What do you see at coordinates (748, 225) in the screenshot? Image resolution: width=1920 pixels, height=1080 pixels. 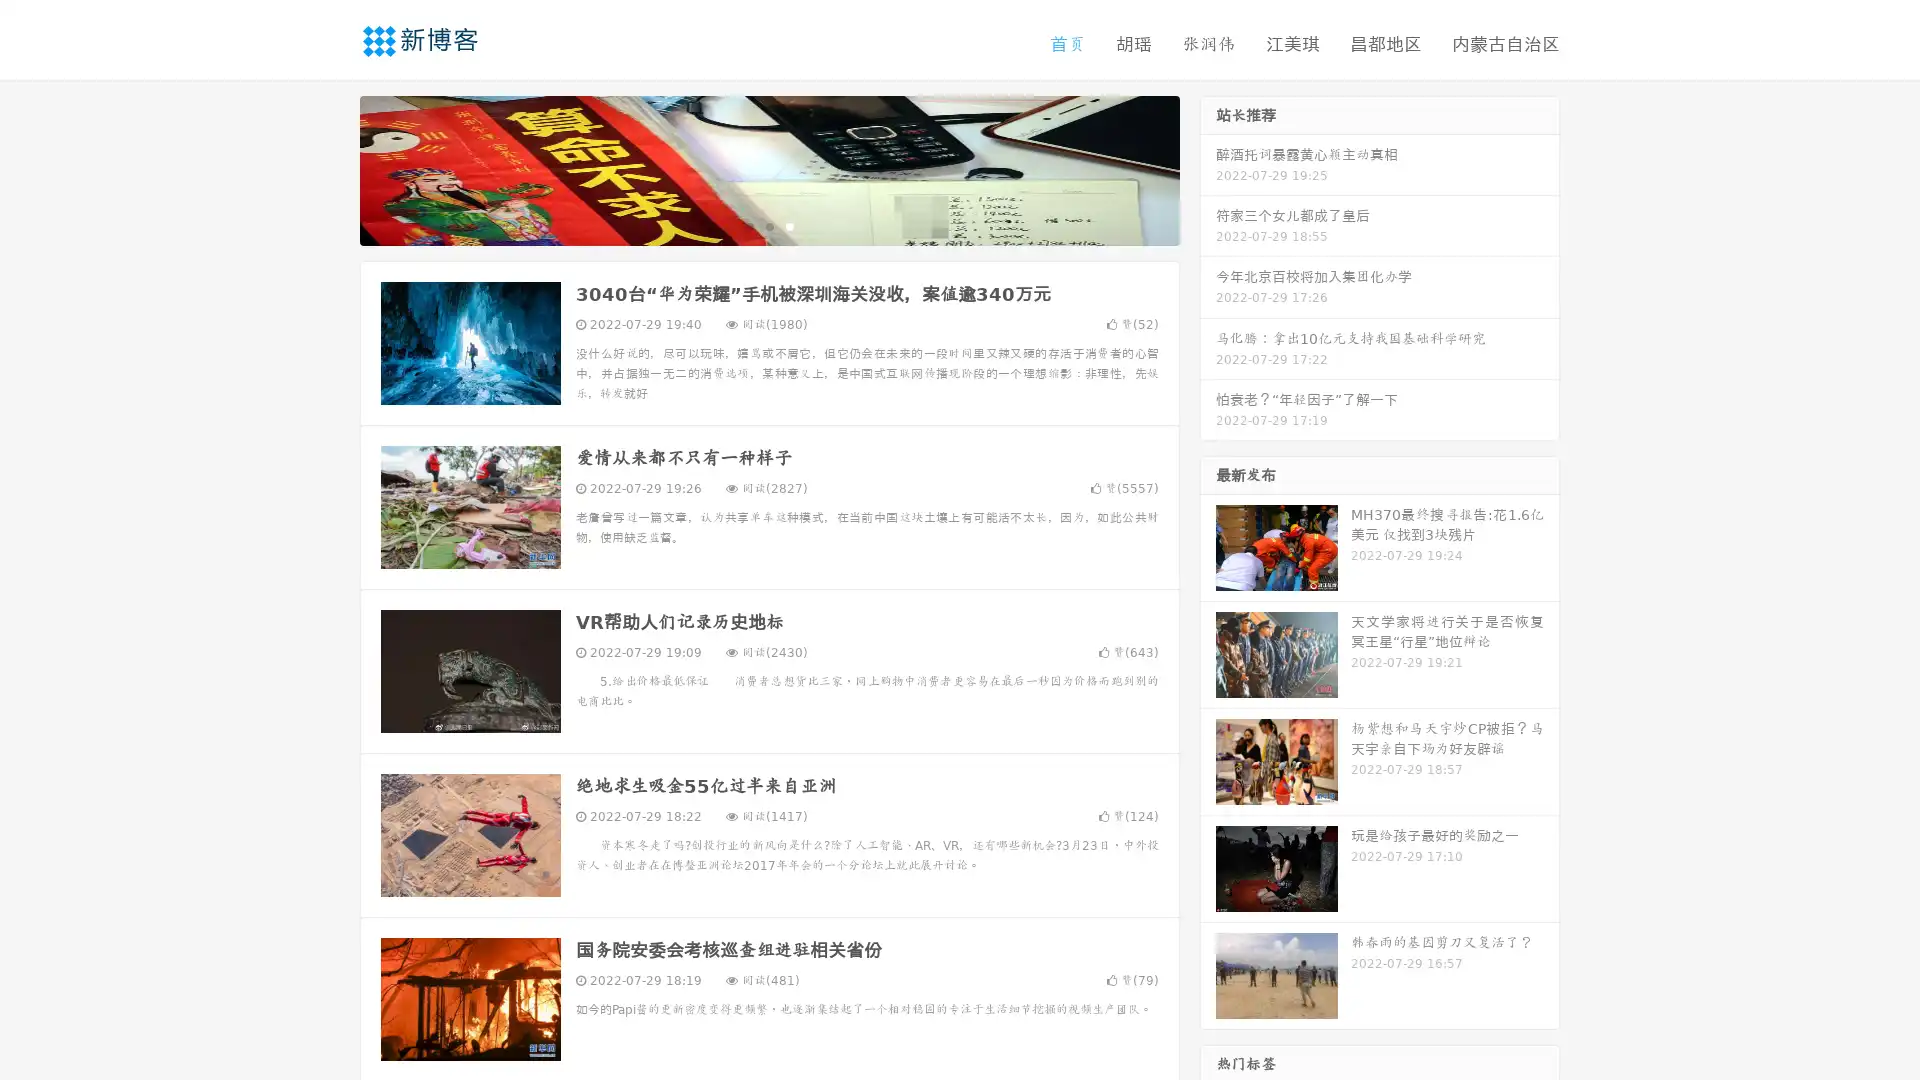 I see `Go to slide 1` at bounding box center [748, 225].